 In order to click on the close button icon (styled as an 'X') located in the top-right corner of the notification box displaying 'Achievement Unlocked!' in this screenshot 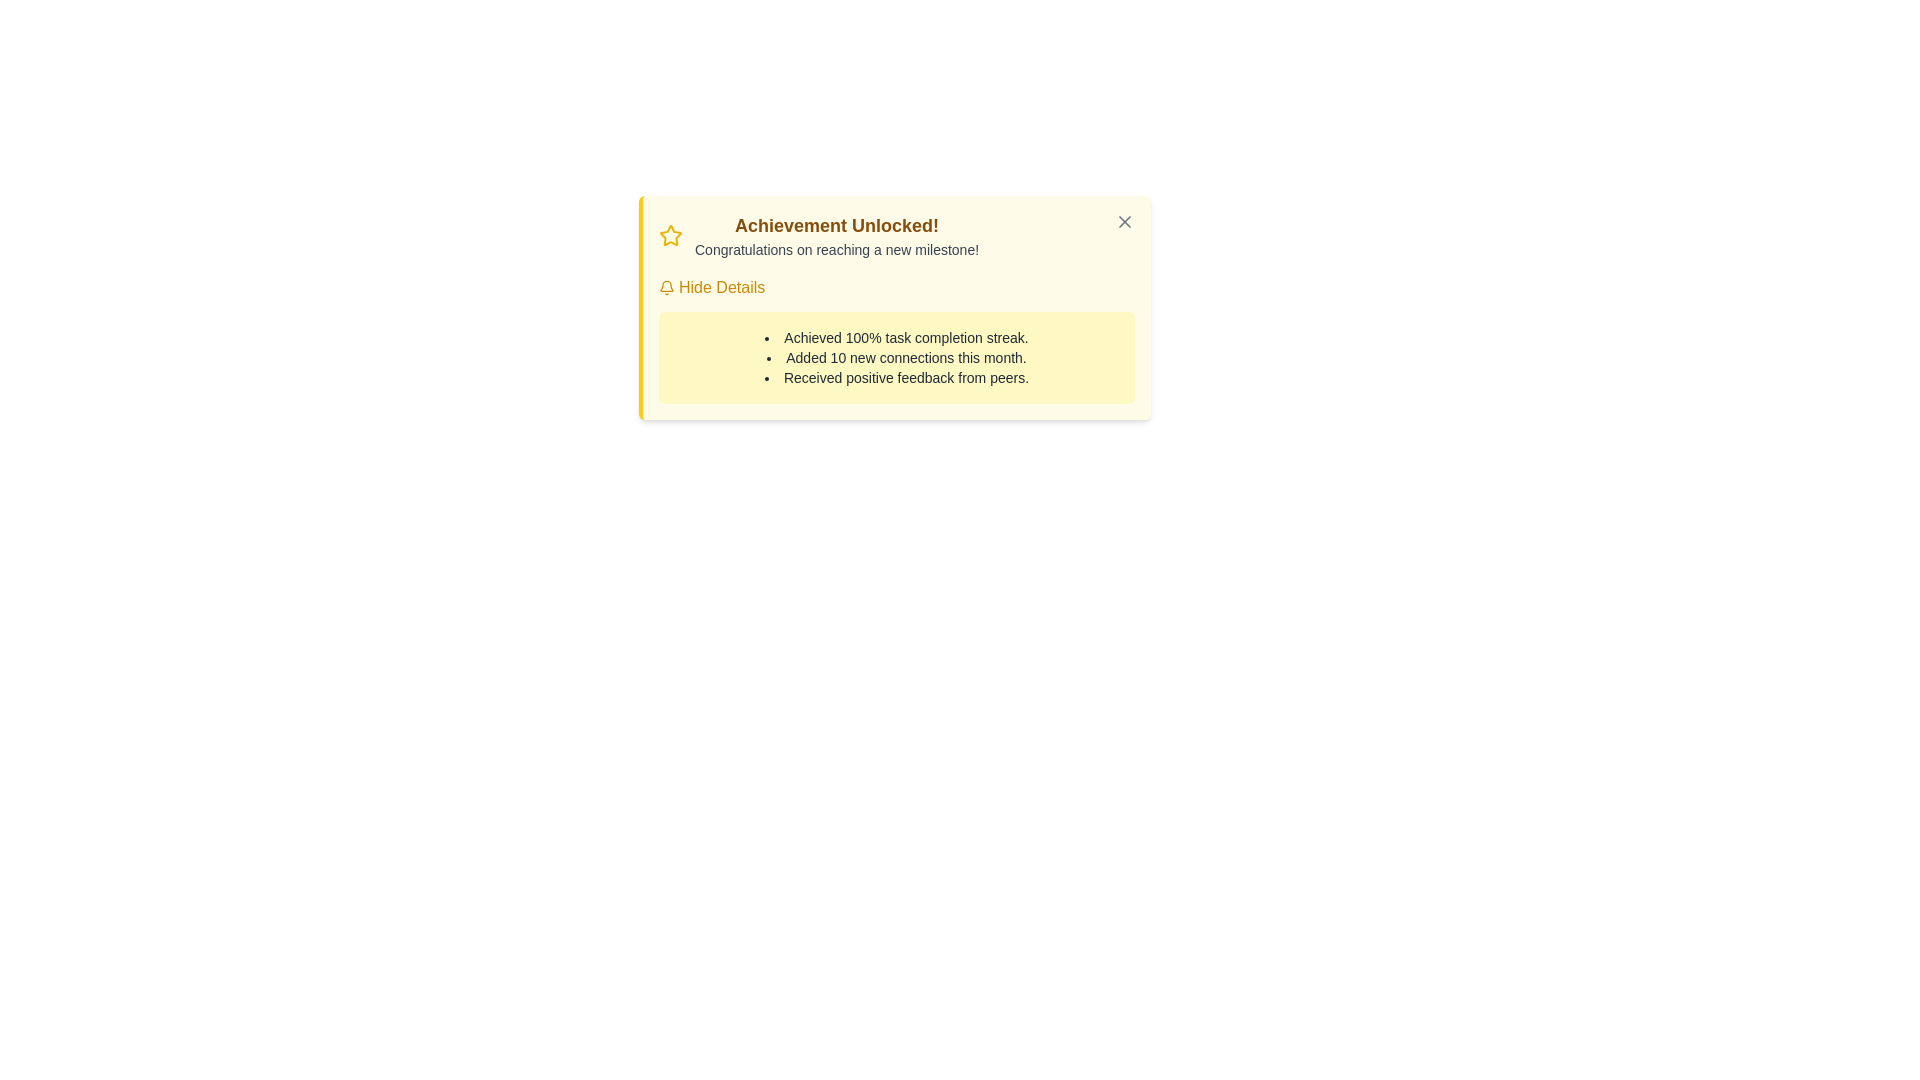, I will do `click(1124, 222)`.